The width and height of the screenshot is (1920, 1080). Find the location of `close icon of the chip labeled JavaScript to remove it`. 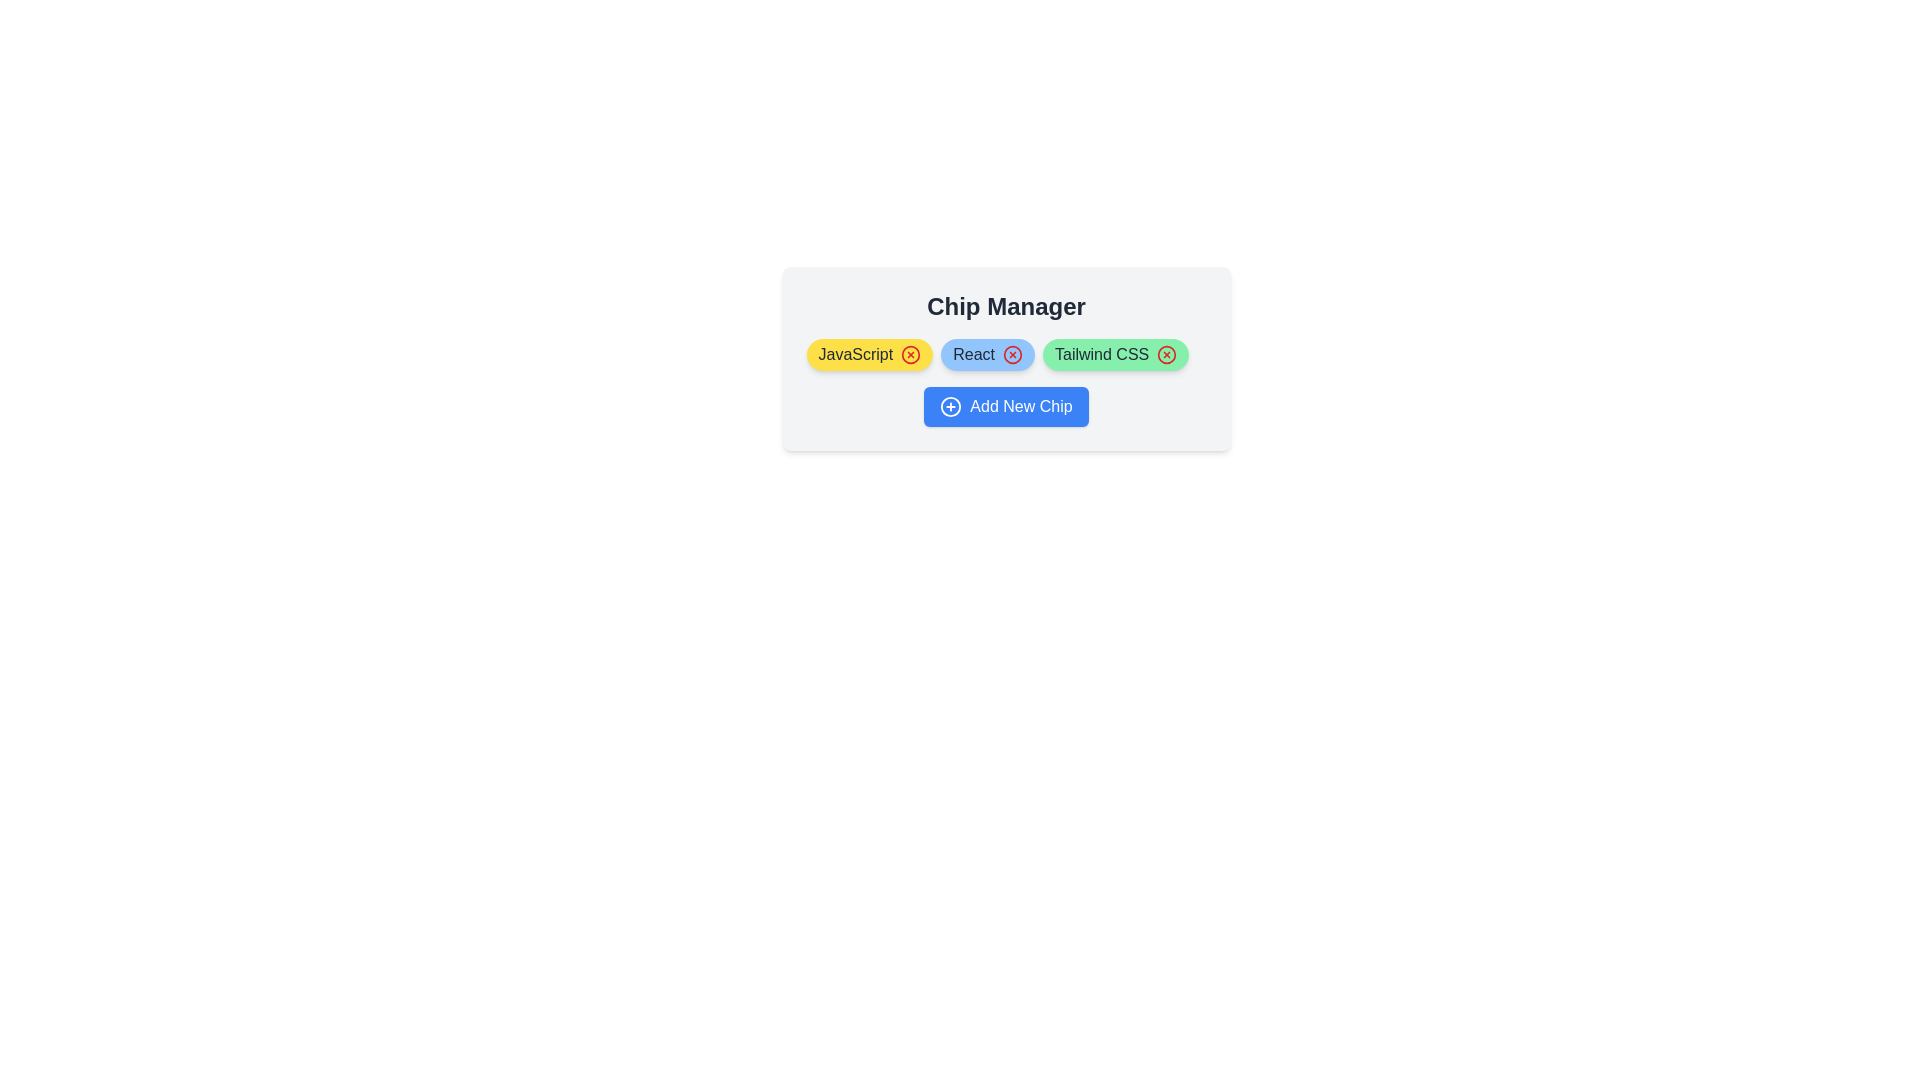

close icon of the chip labeled JavaScript to remove it is located at coordinates (910, 353).